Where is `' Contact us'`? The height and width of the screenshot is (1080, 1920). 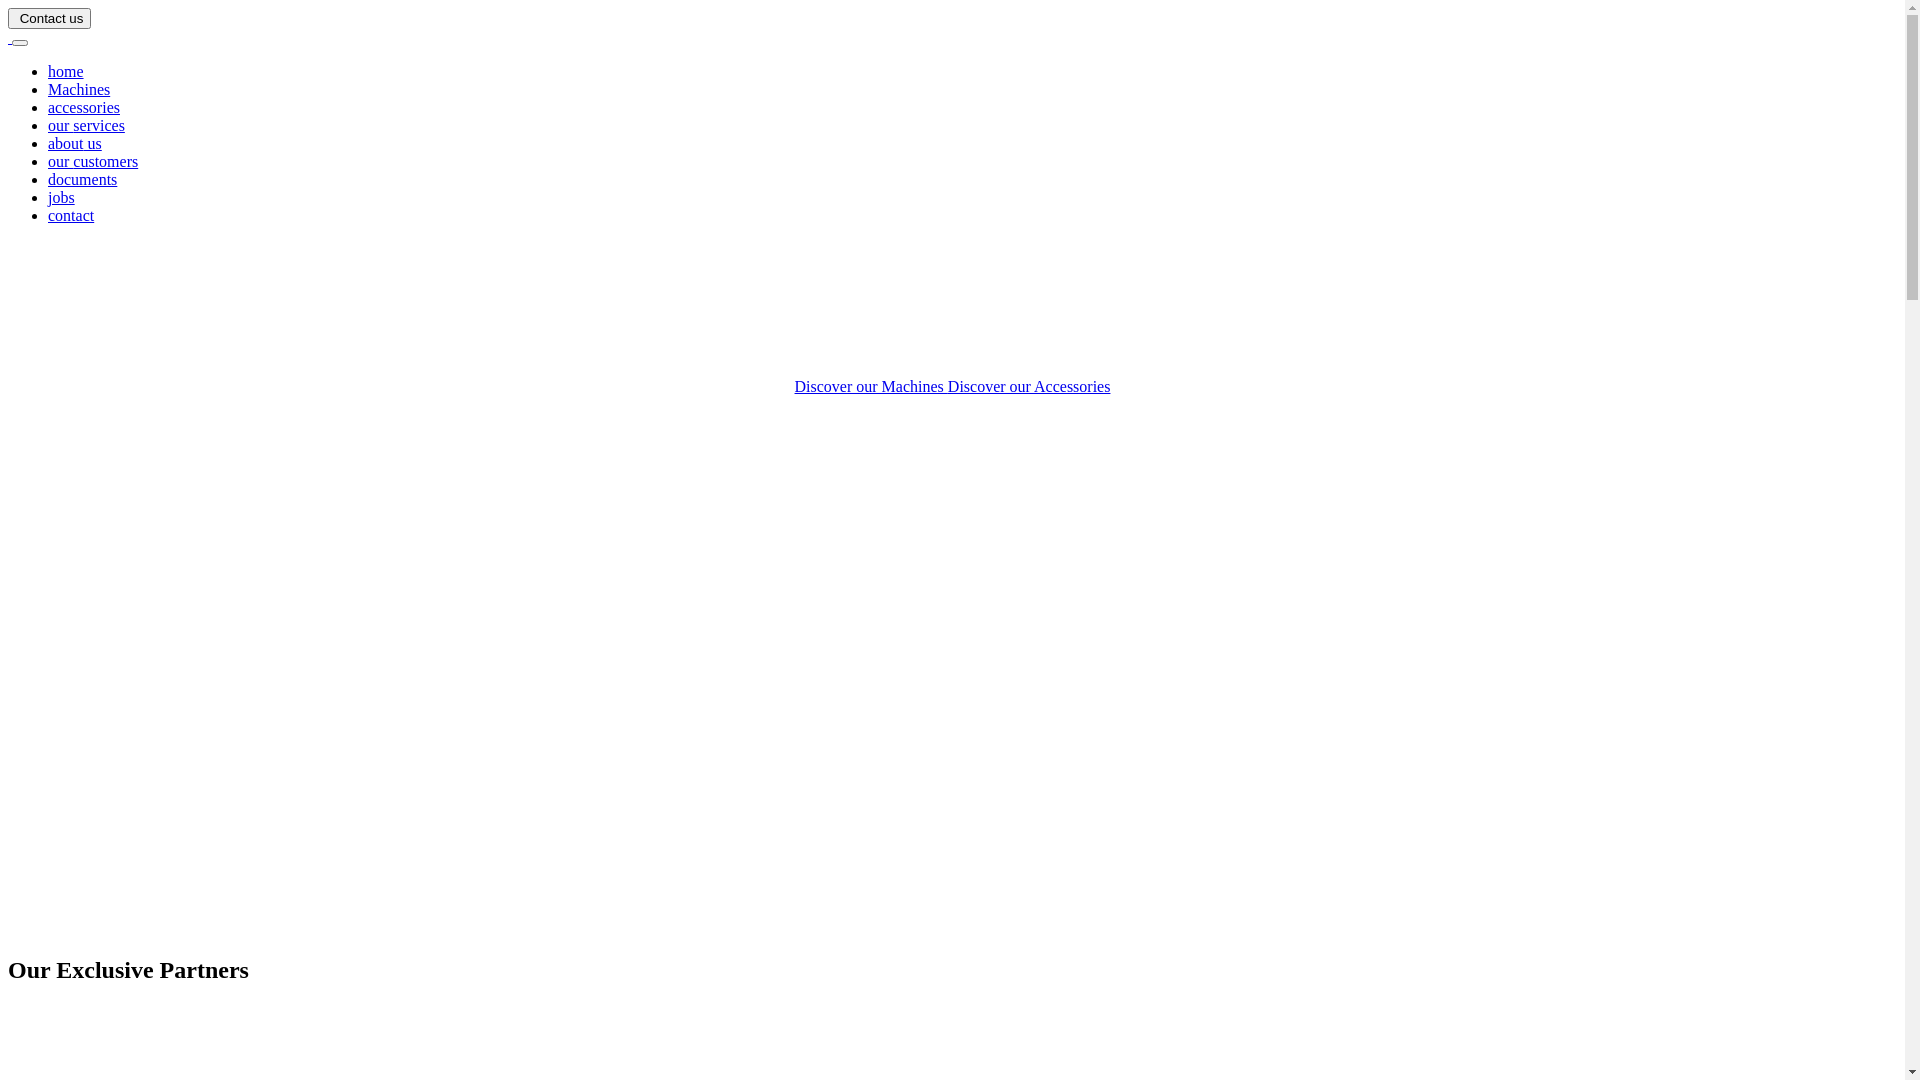
' Contact us' is located at coordinates (49, 17).